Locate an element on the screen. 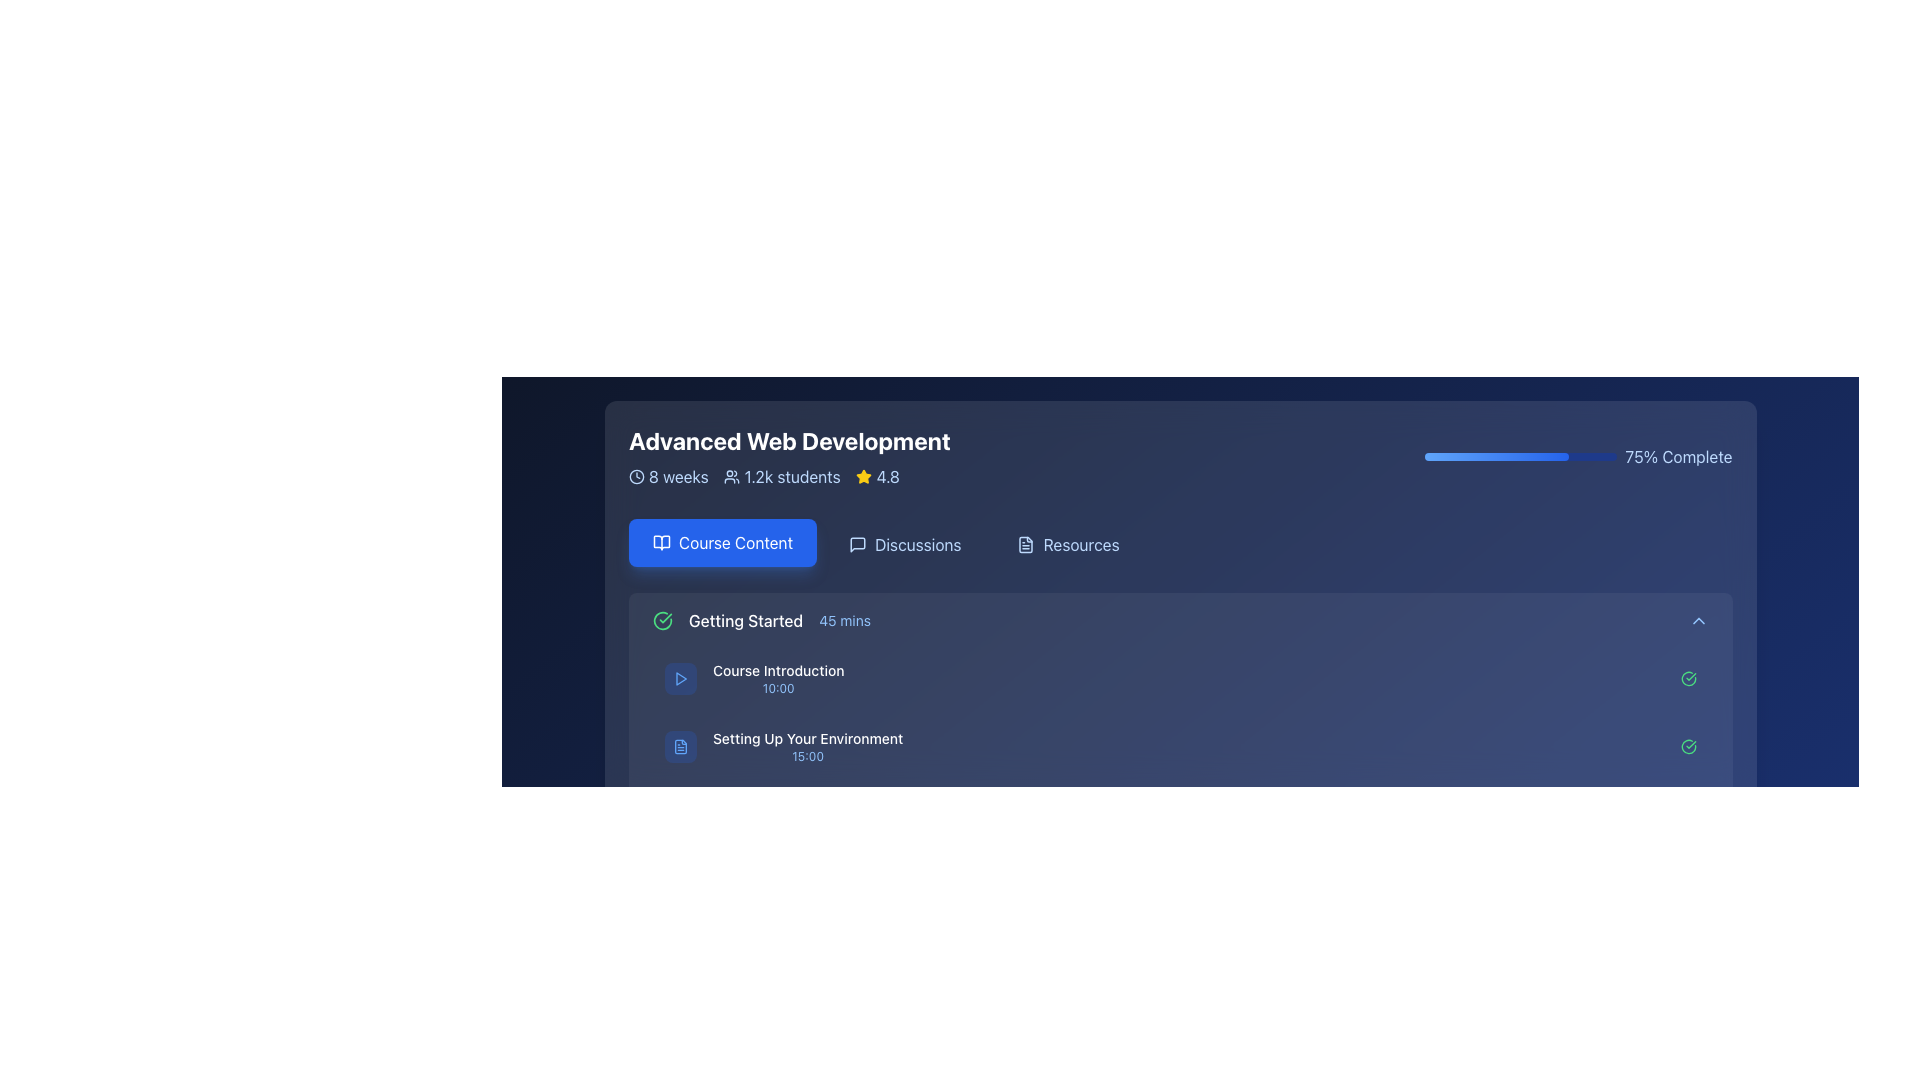 Image resolution: width=1920 pixels, height=1080 pixels. the play button with a blue background and a play icon is located at coordinates (680, 677).